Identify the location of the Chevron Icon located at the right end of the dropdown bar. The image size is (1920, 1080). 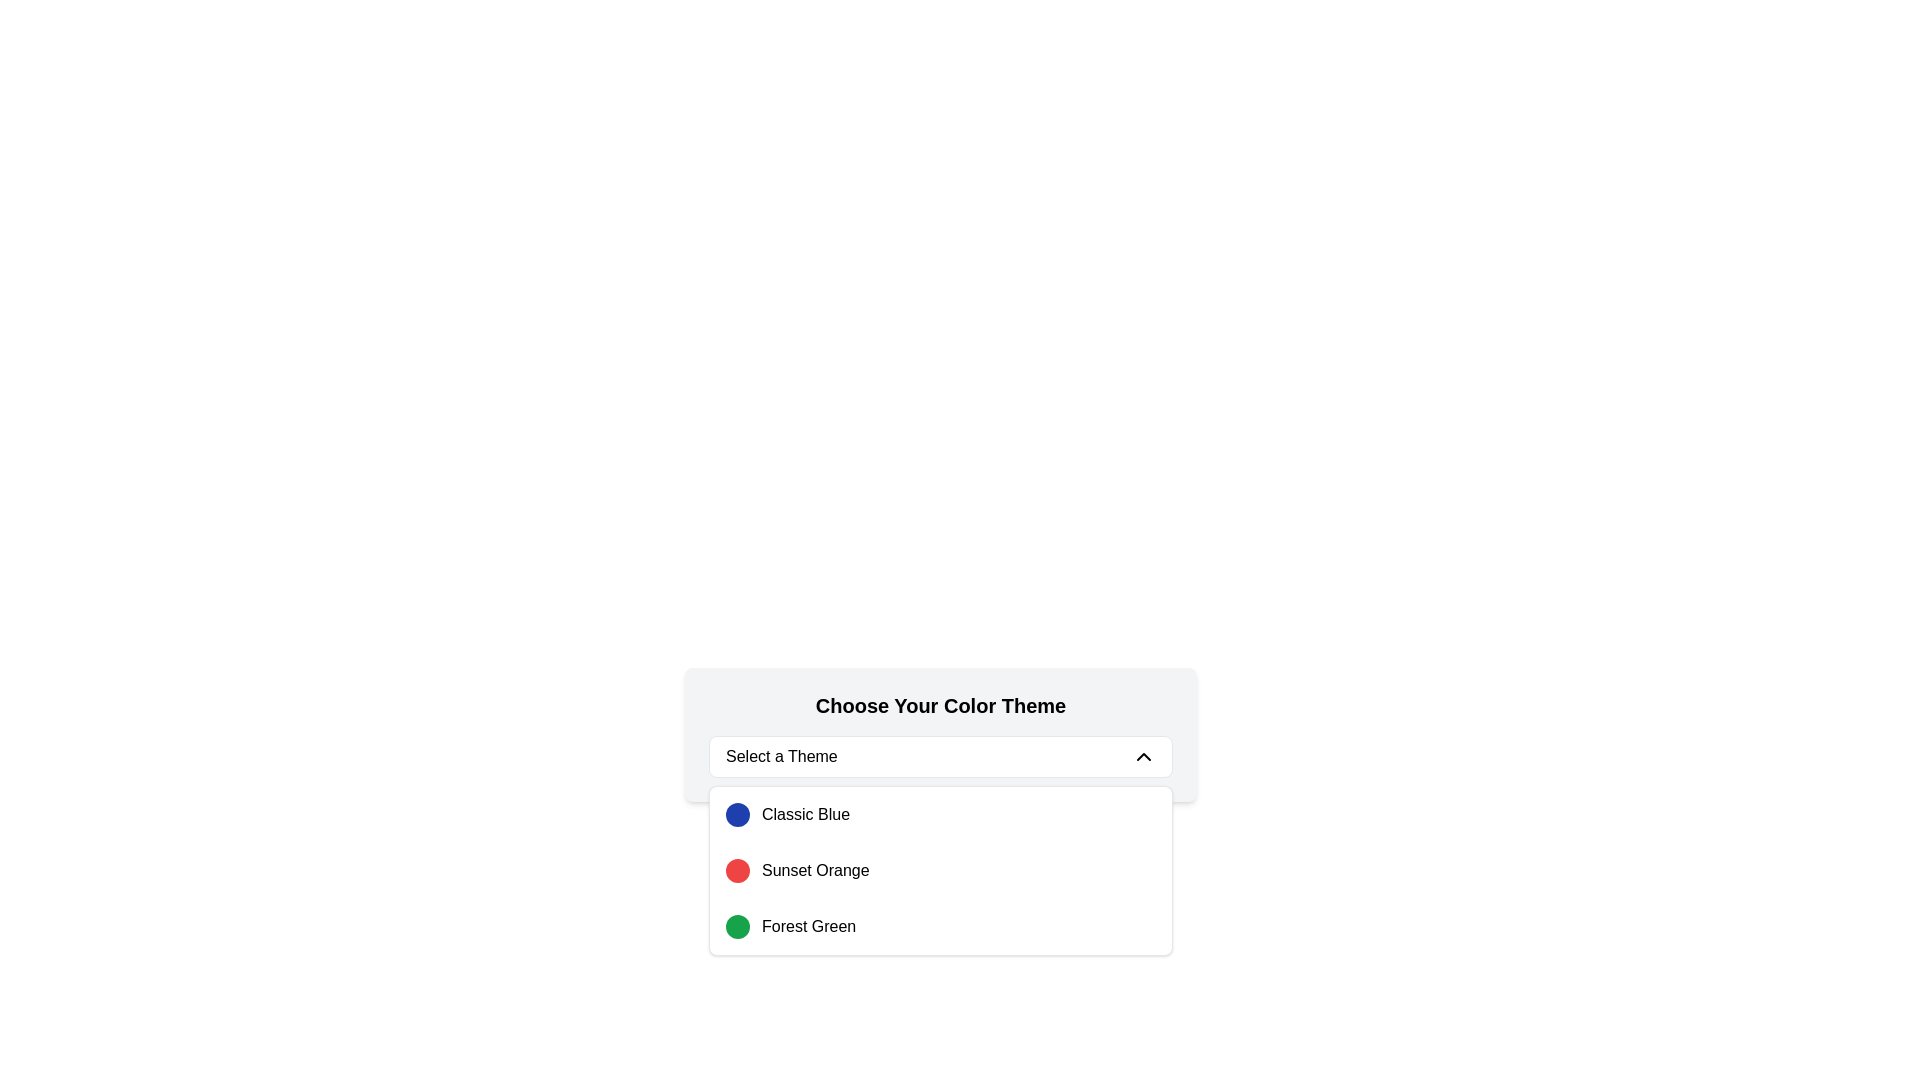
(1143, 756).